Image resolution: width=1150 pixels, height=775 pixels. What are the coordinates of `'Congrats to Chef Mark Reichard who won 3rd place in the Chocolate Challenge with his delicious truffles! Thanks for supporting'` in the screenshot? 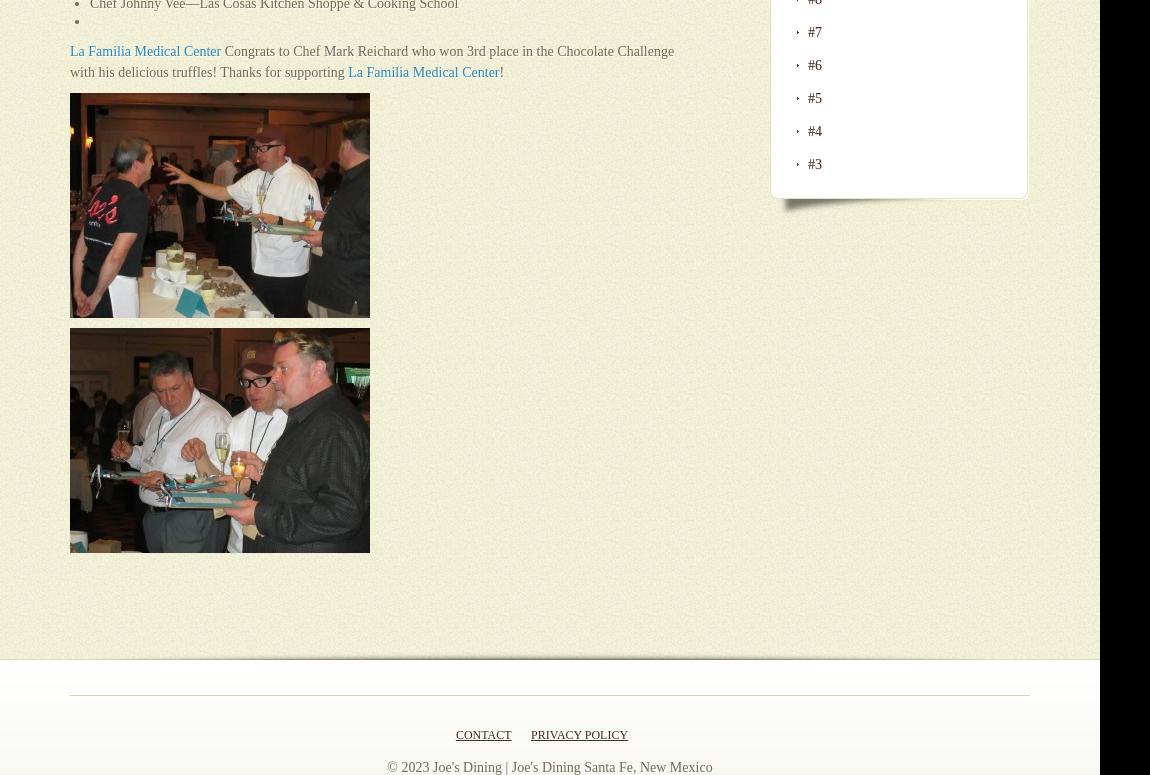 It's located at (372, 61).